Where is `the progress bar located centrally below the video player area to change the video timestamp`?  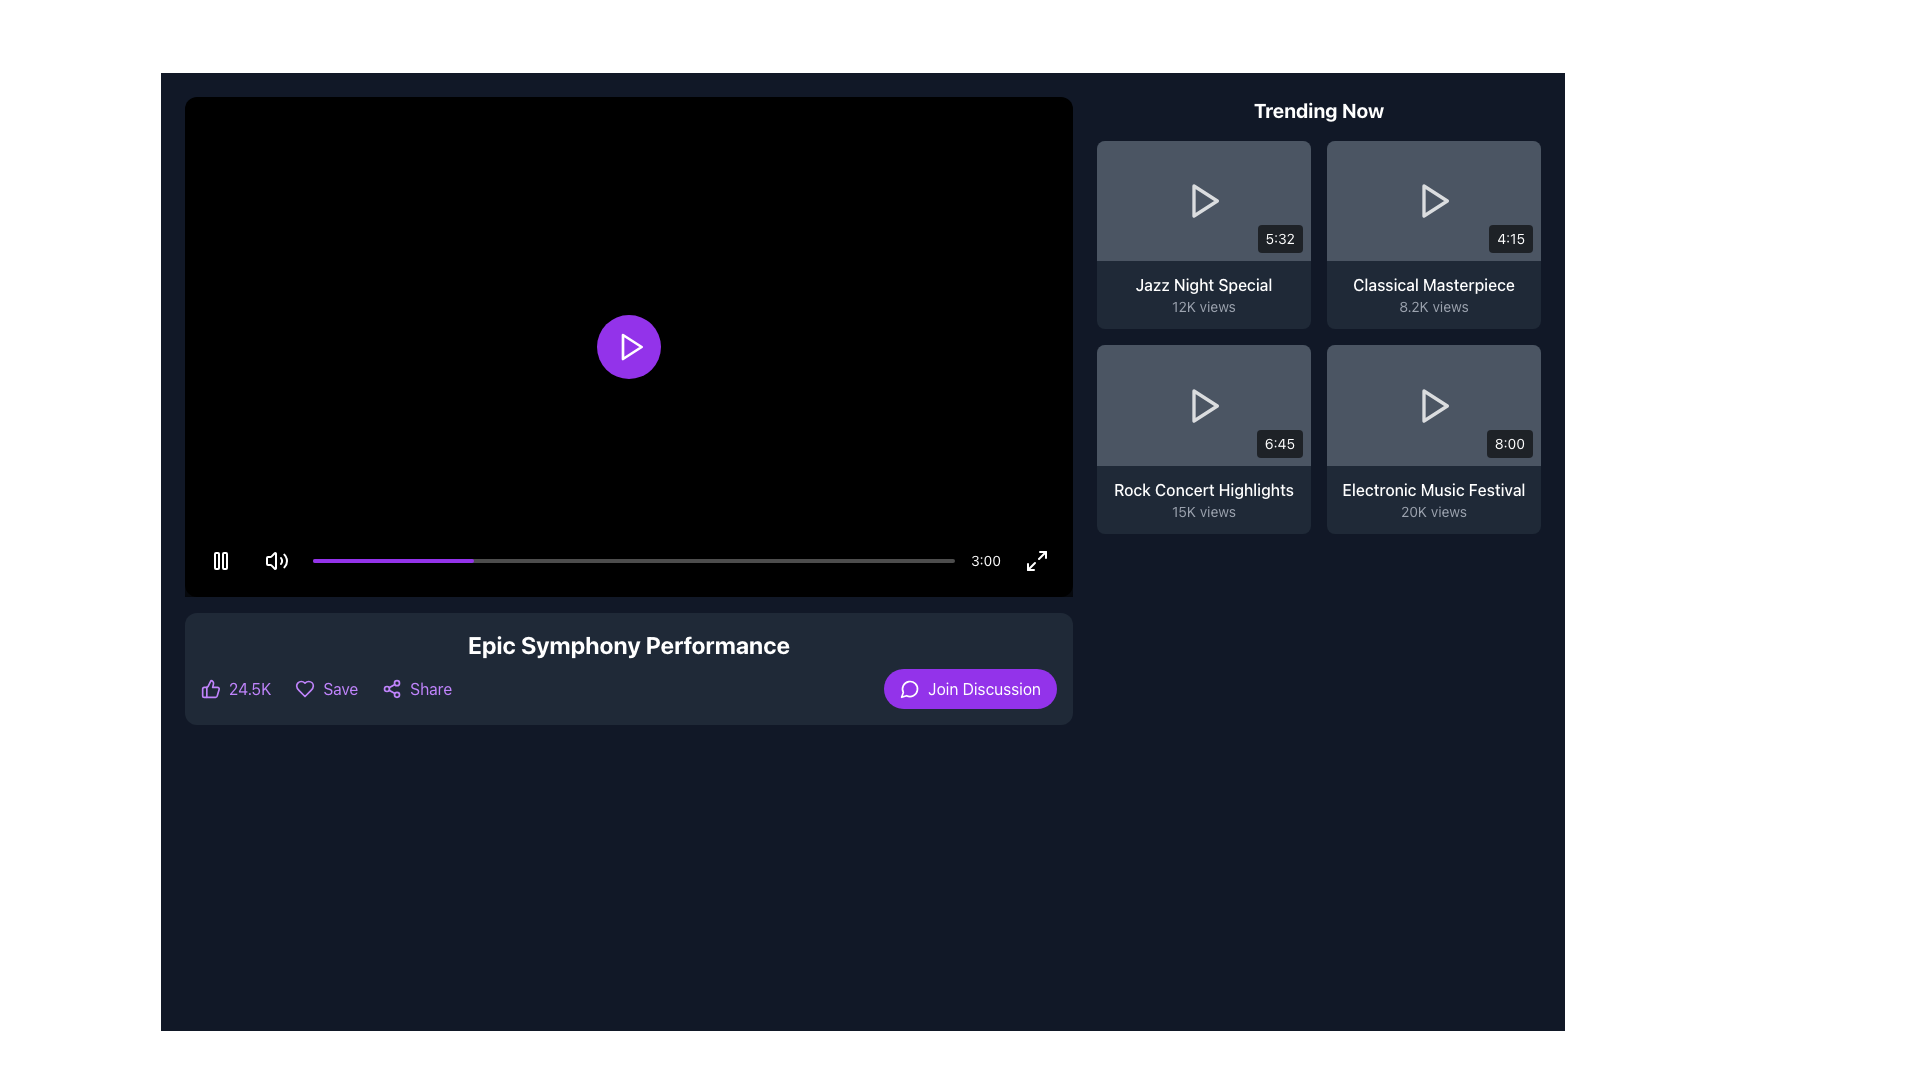 the progress bar located centrally below the video player area to change the video timestamp is located at coordinates (632, 560).